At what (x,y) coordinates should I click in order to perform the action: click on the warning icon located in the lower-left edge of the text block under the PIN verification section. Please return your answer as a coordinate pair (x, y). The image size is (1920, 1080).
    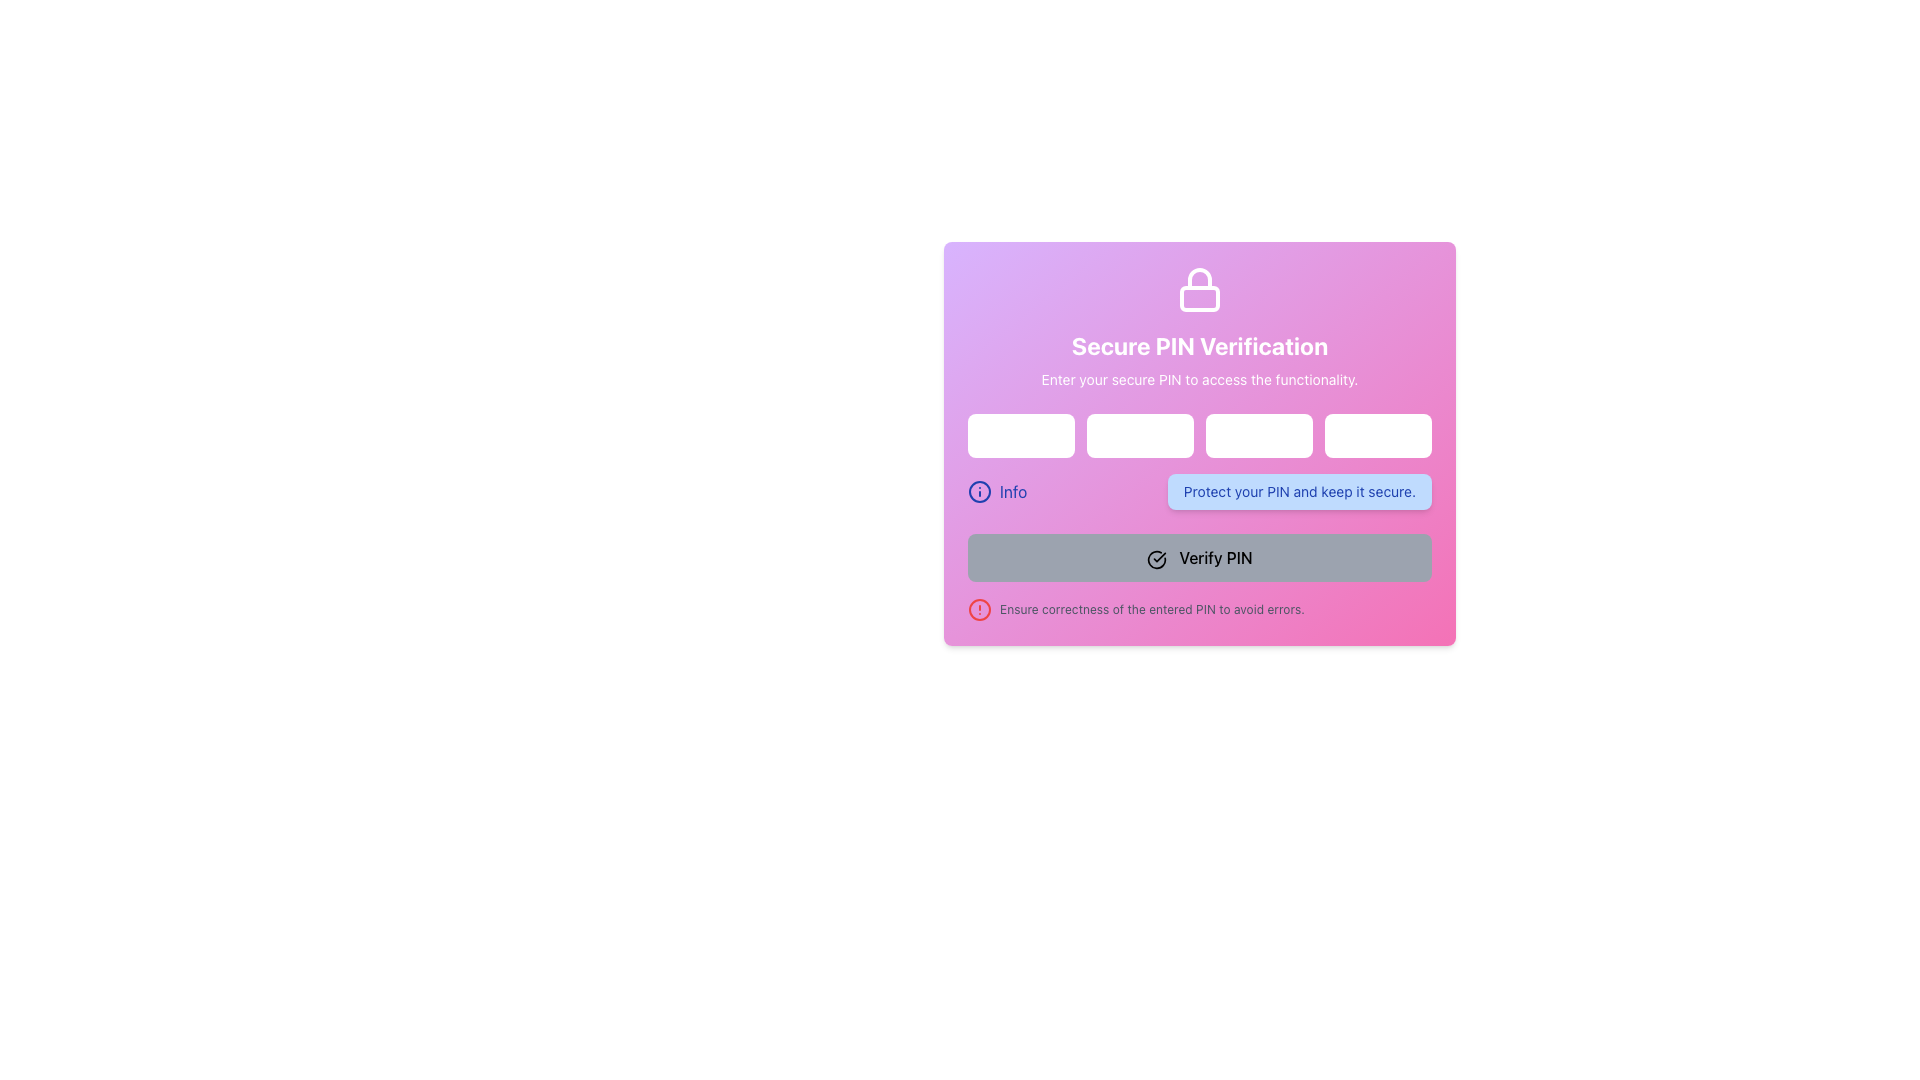
    Looking at the image, I should click on (979, 608).